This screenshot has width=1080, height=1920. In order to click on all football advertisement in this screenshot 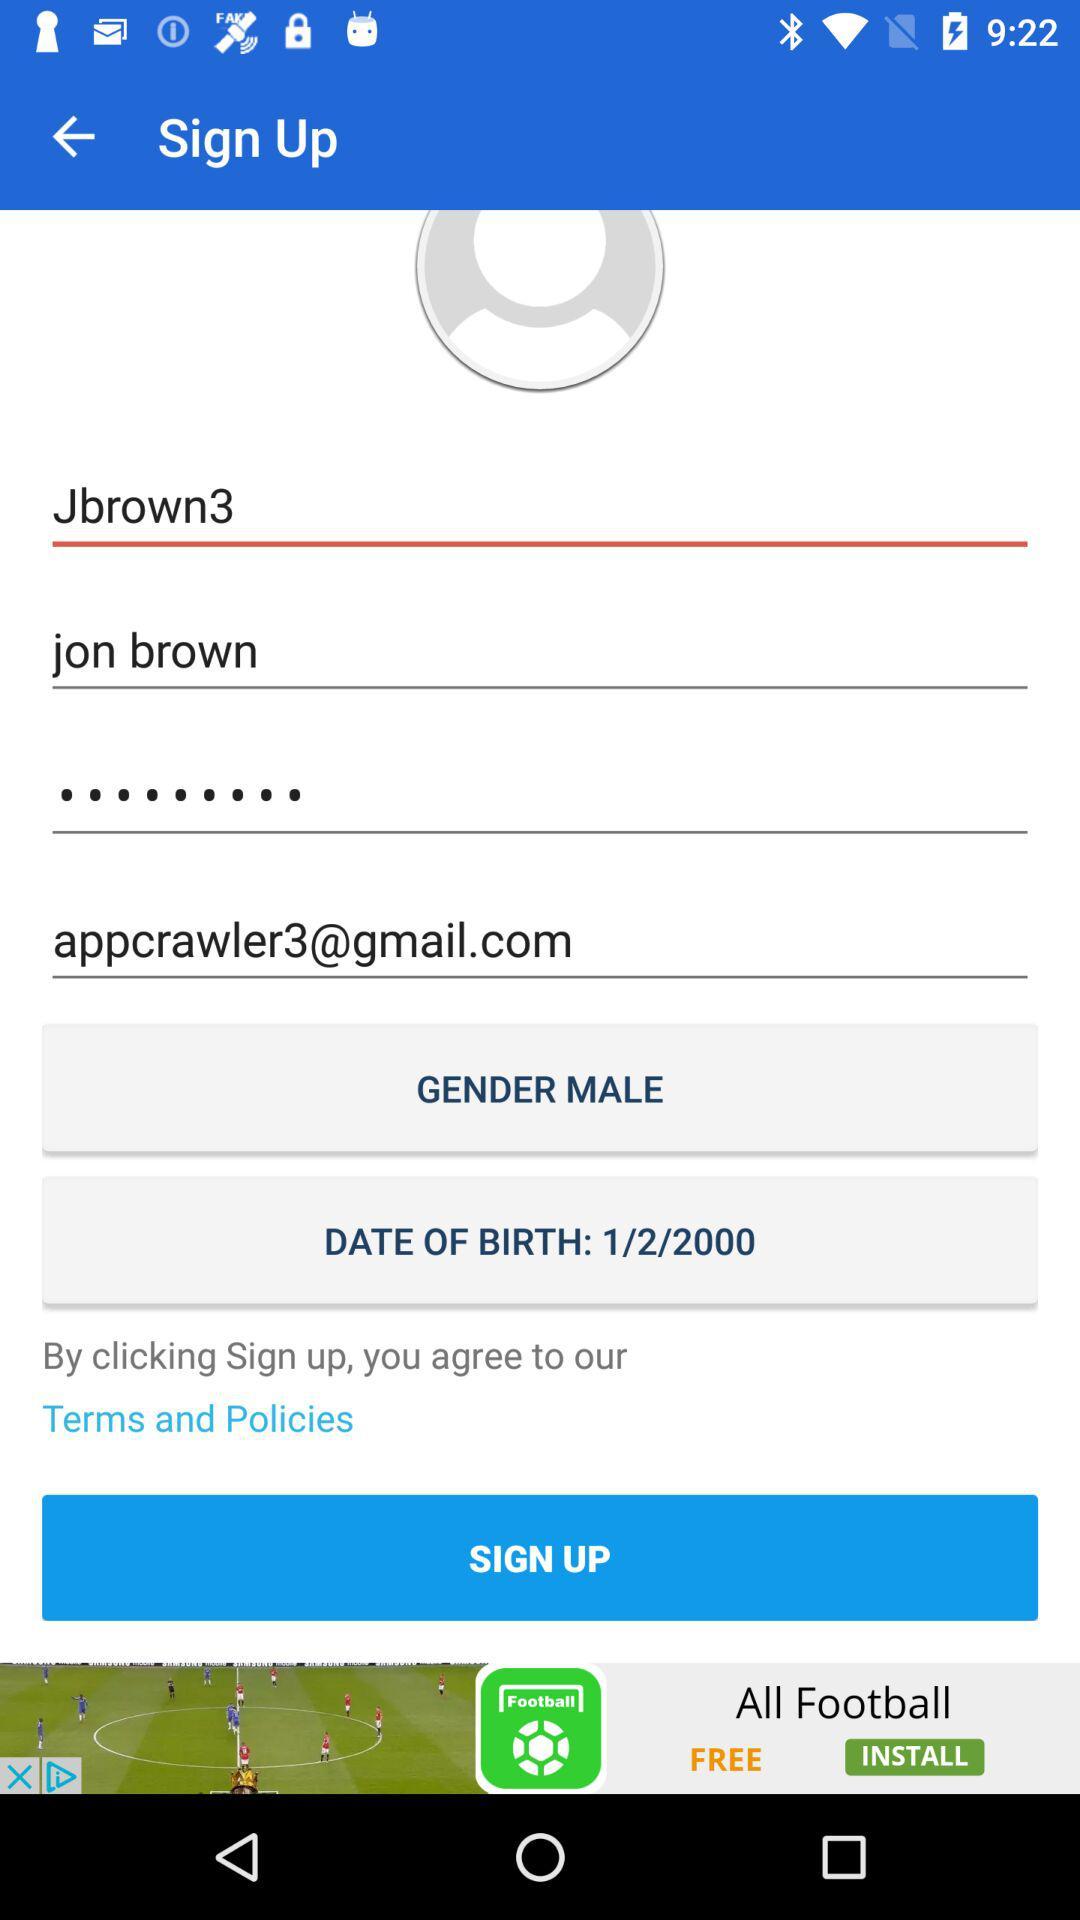, I will do `click(540, 1727)`.